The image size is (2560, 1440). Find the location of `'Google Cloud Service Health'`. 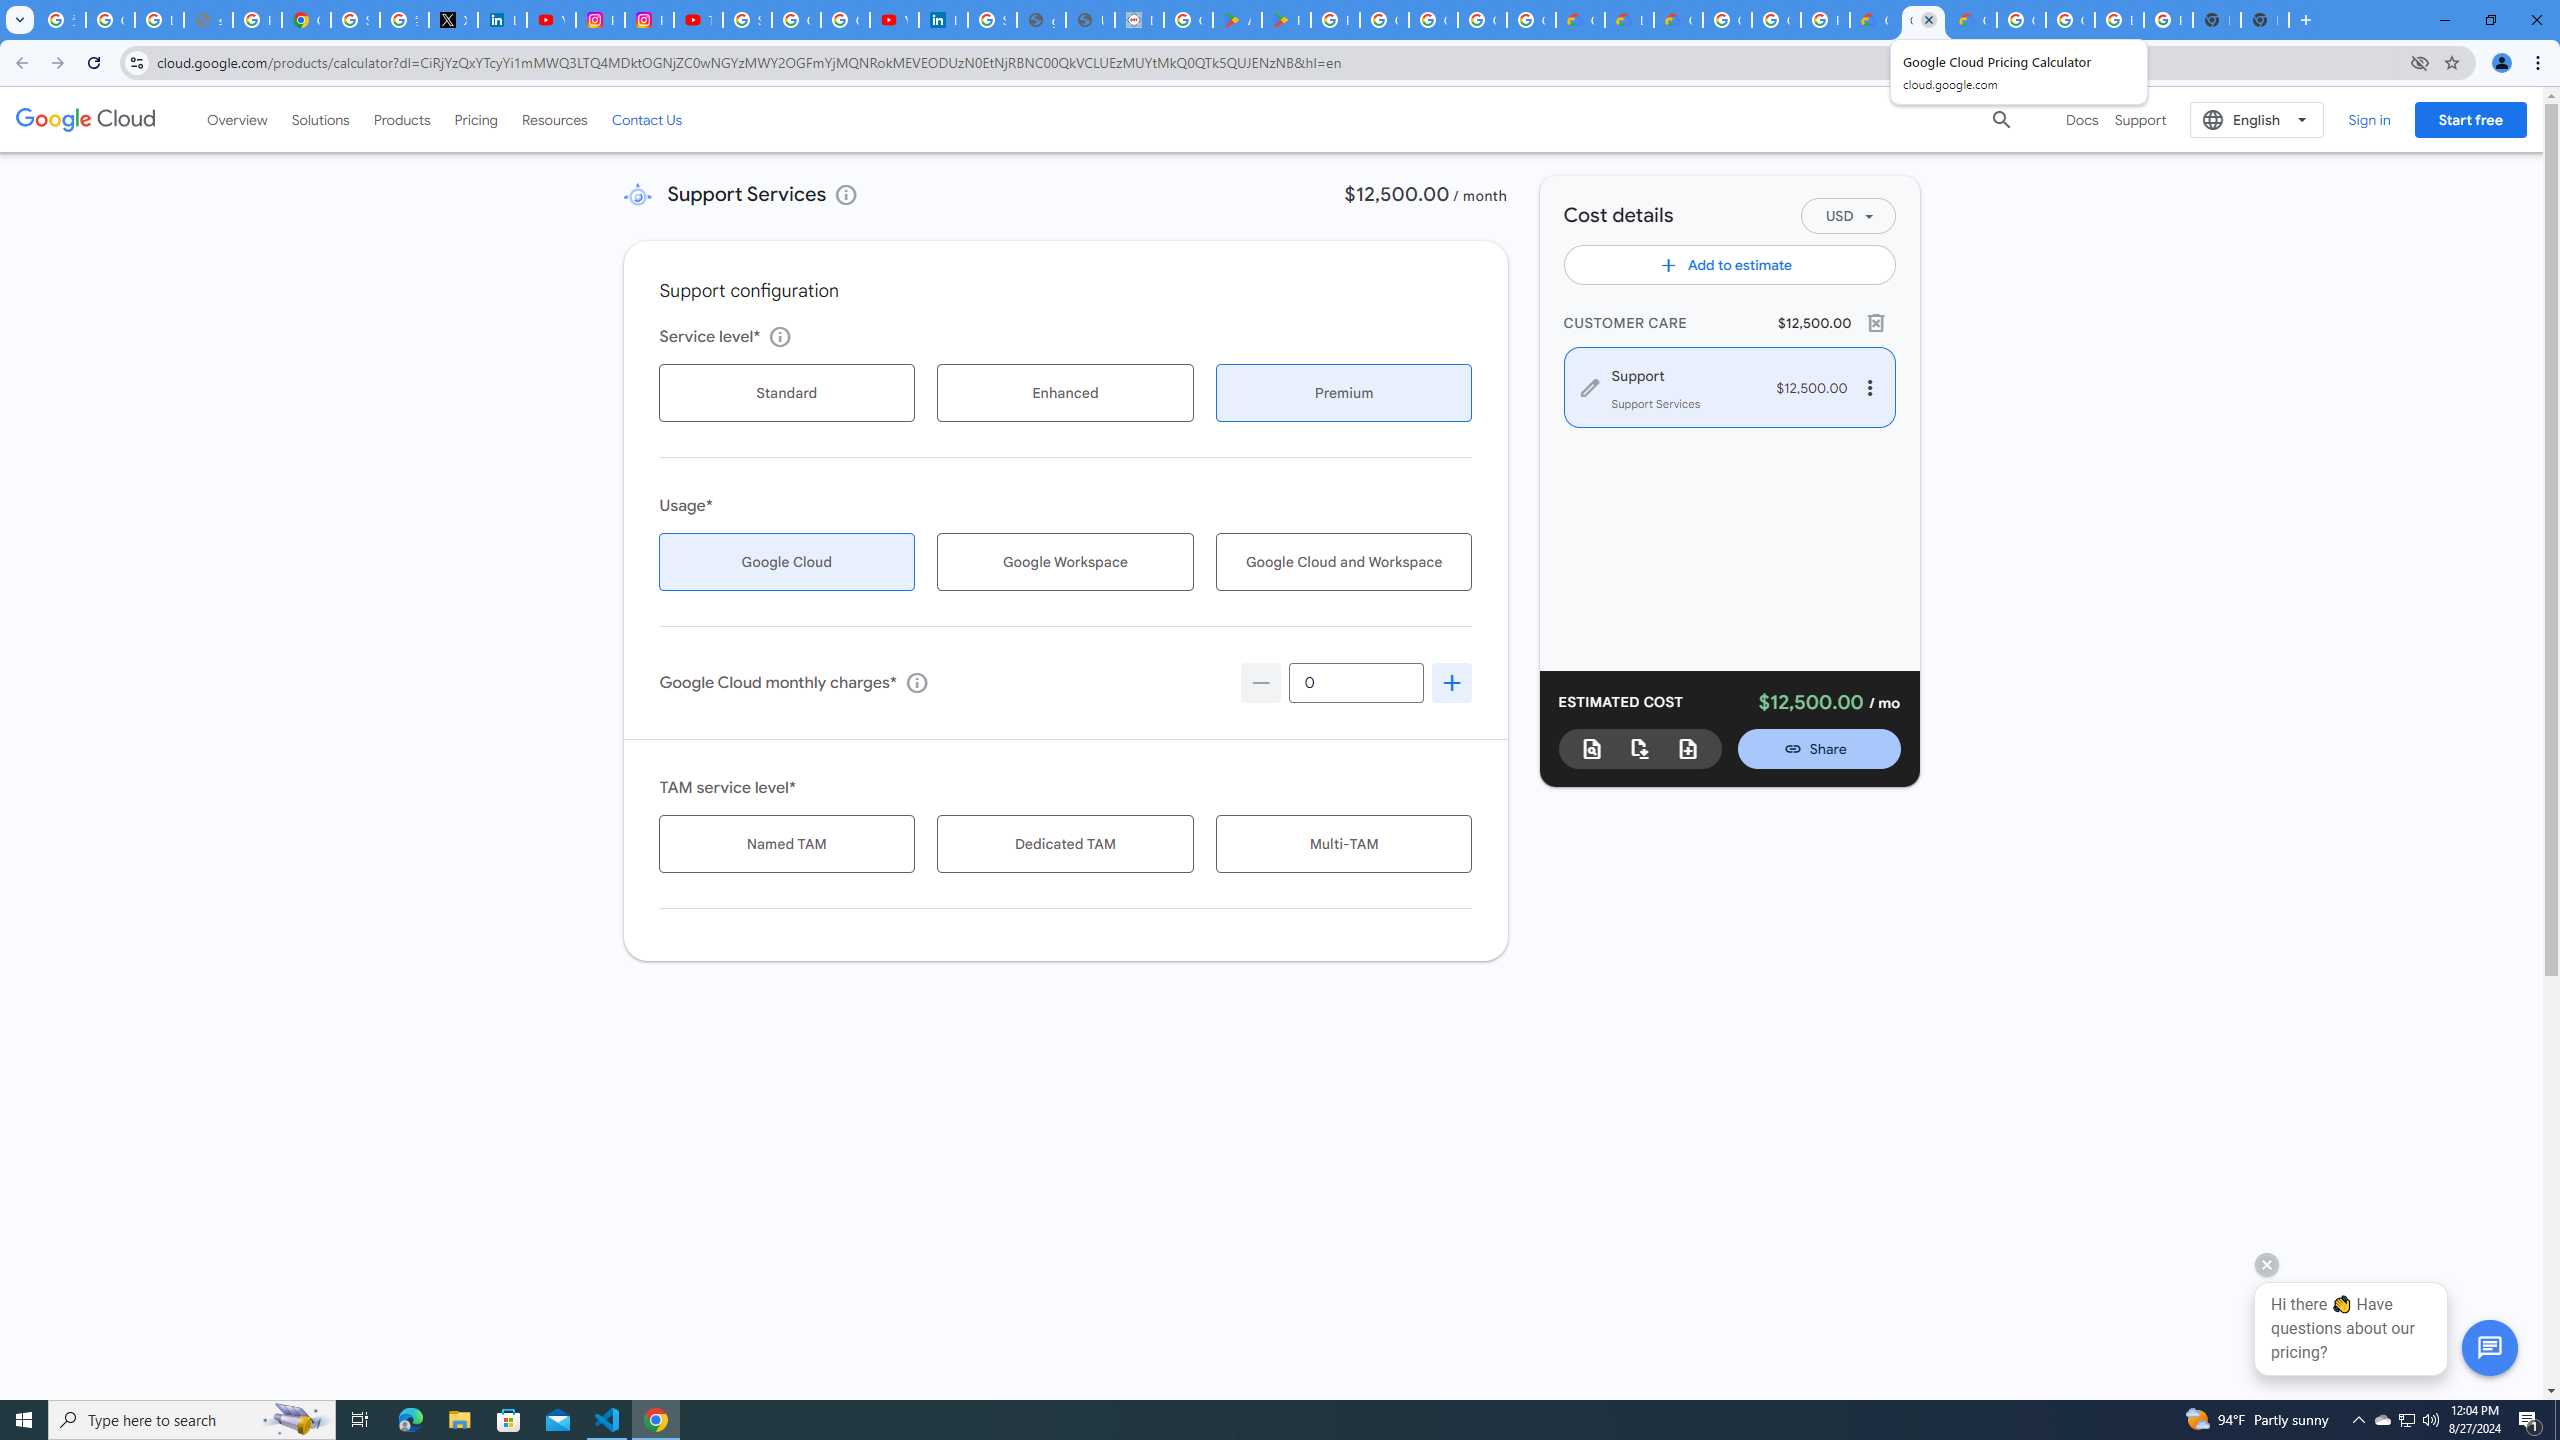

'Google Cloud Service Health' is located at coordinates (1972, 19).